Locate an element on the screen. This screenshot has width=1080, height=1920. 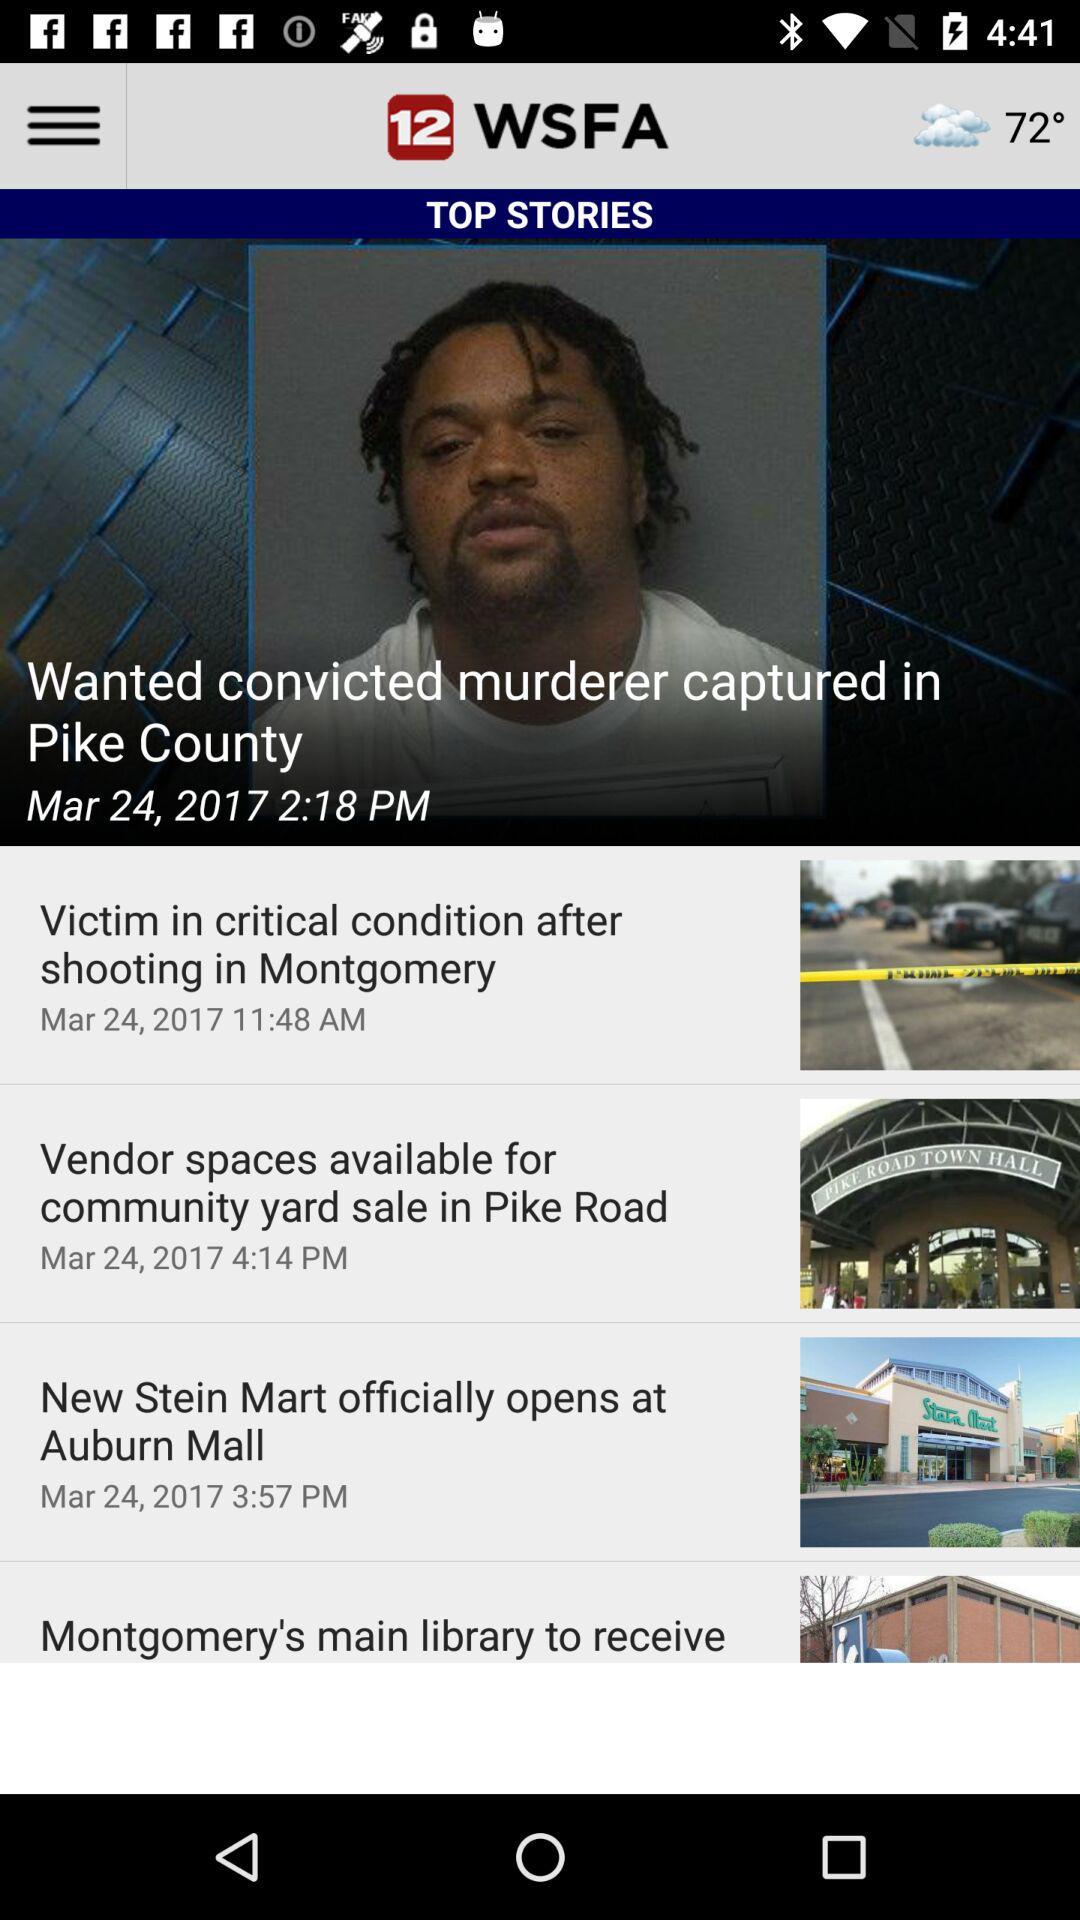
the menu icon is located at coordinates (61, 124).